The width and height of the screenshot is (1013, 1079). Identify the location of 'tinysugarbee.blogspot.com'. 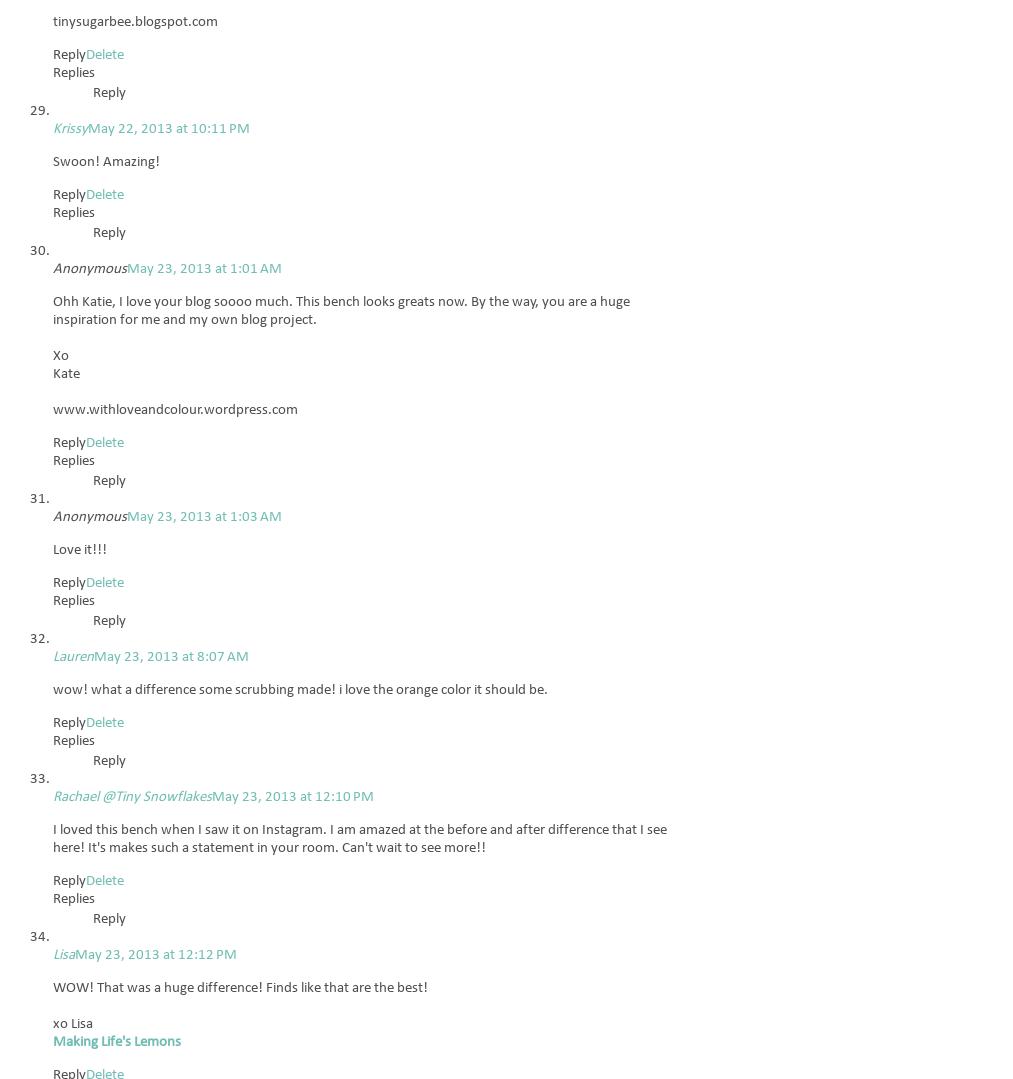
(135, 22).